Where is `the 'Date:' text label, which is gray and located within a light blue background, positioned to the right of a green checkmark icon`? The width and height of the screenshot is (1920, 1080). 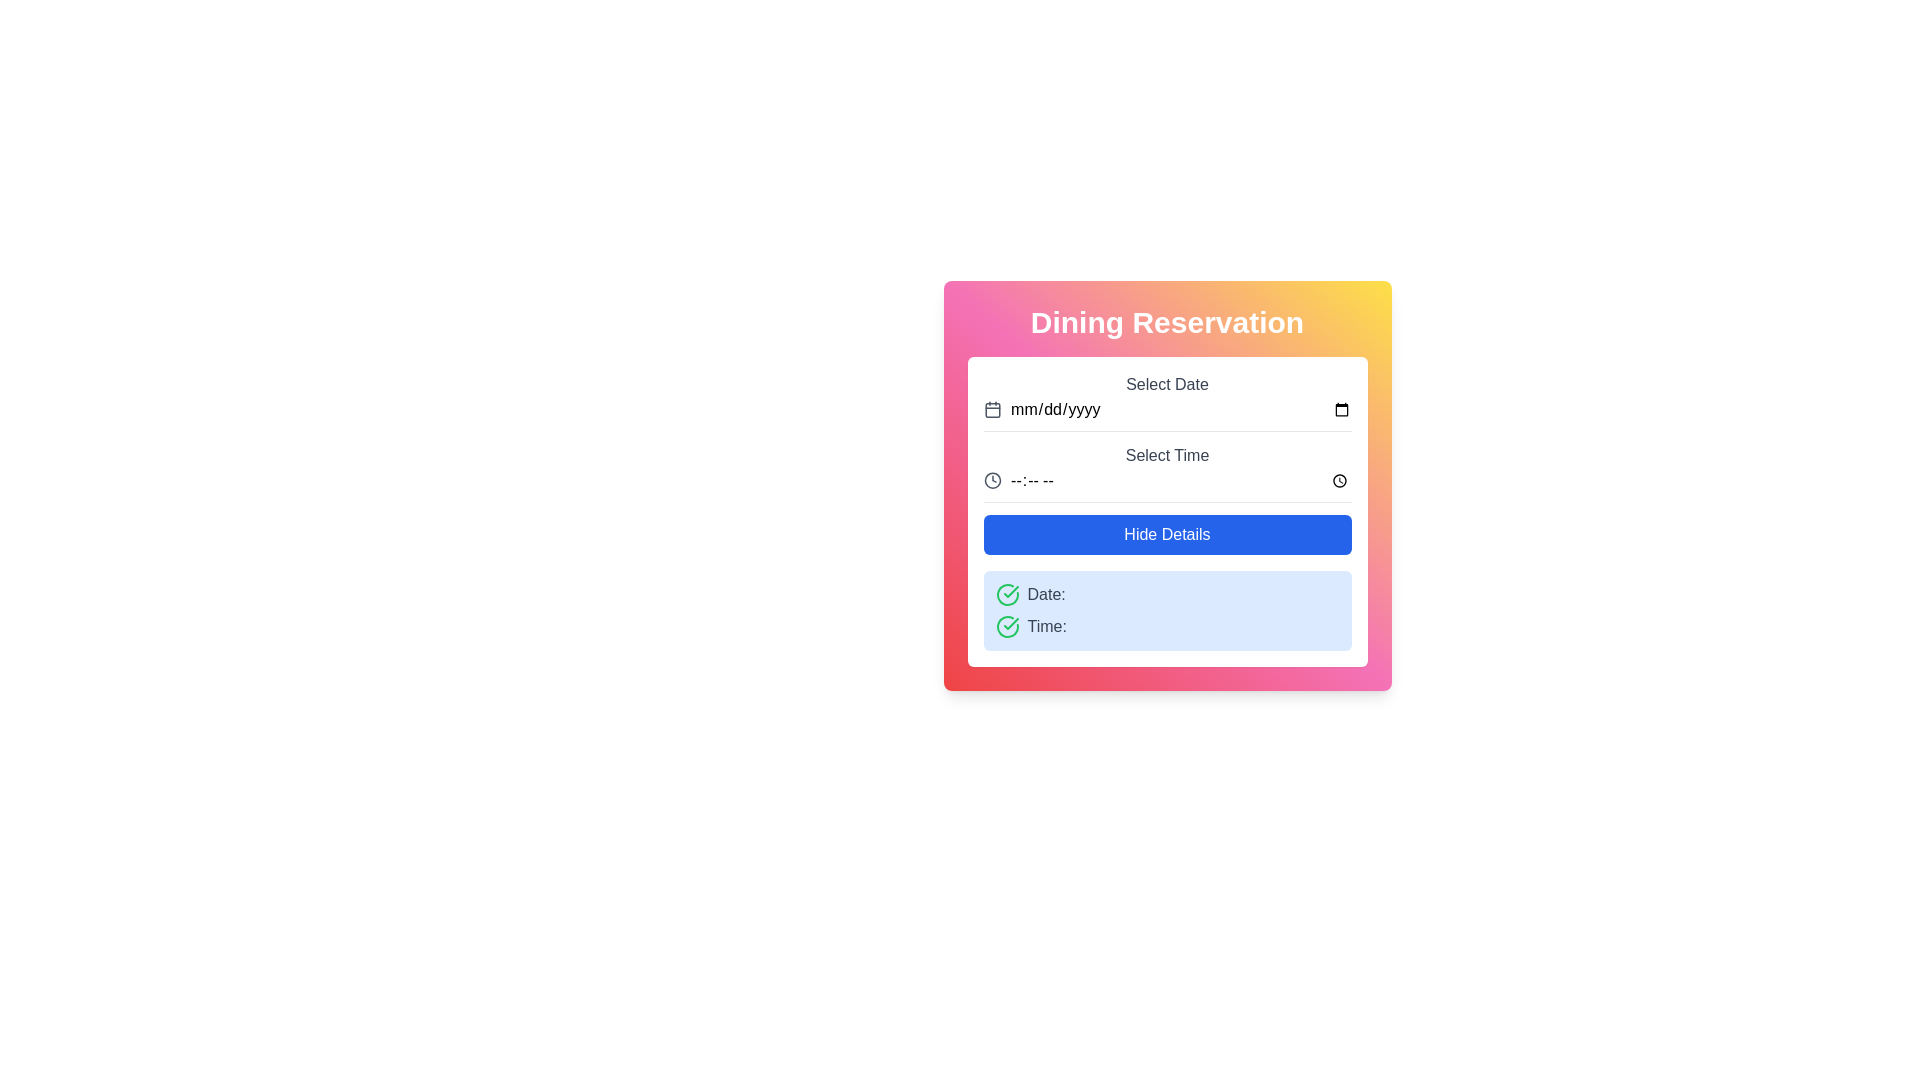 the 'Date:' text label, which is gray and located within a light blue background, positioned to the right of a green checkmark icon is located at coordinates (1045, 593).